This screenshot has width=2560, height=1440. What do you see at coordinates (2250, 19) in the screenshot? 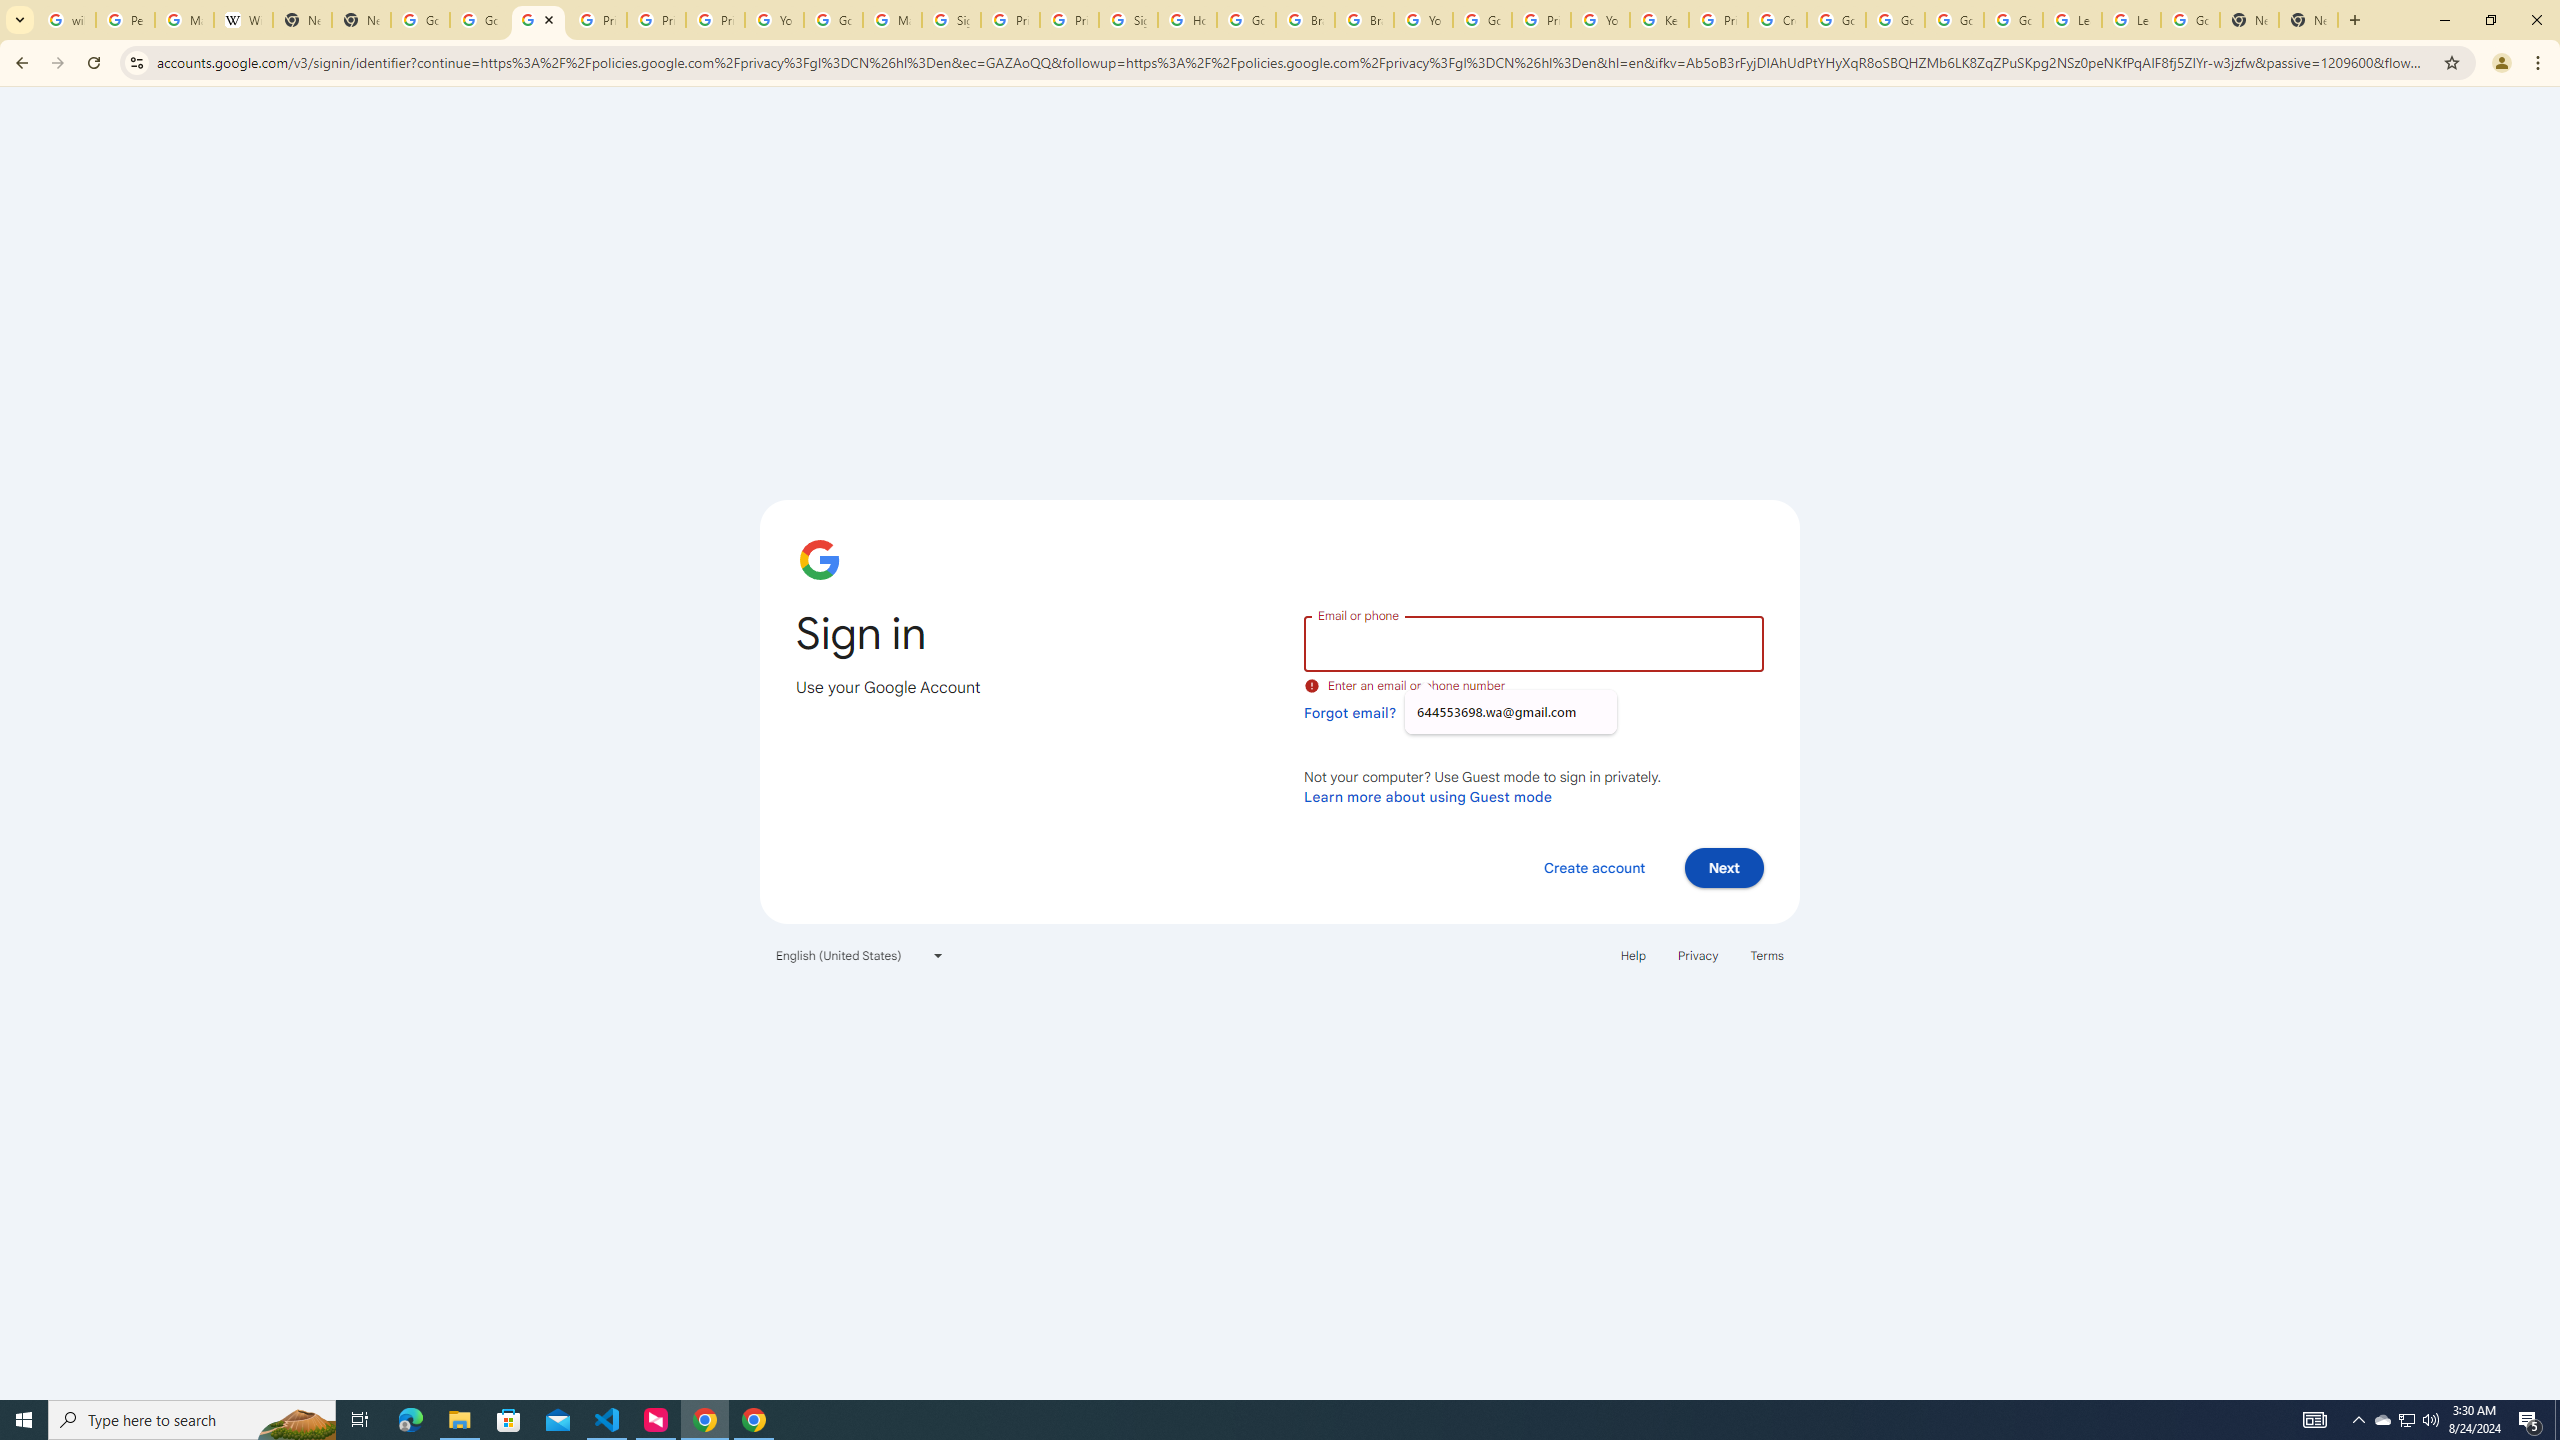
I see `'New Tab'` at bounding box center [2250, 19].